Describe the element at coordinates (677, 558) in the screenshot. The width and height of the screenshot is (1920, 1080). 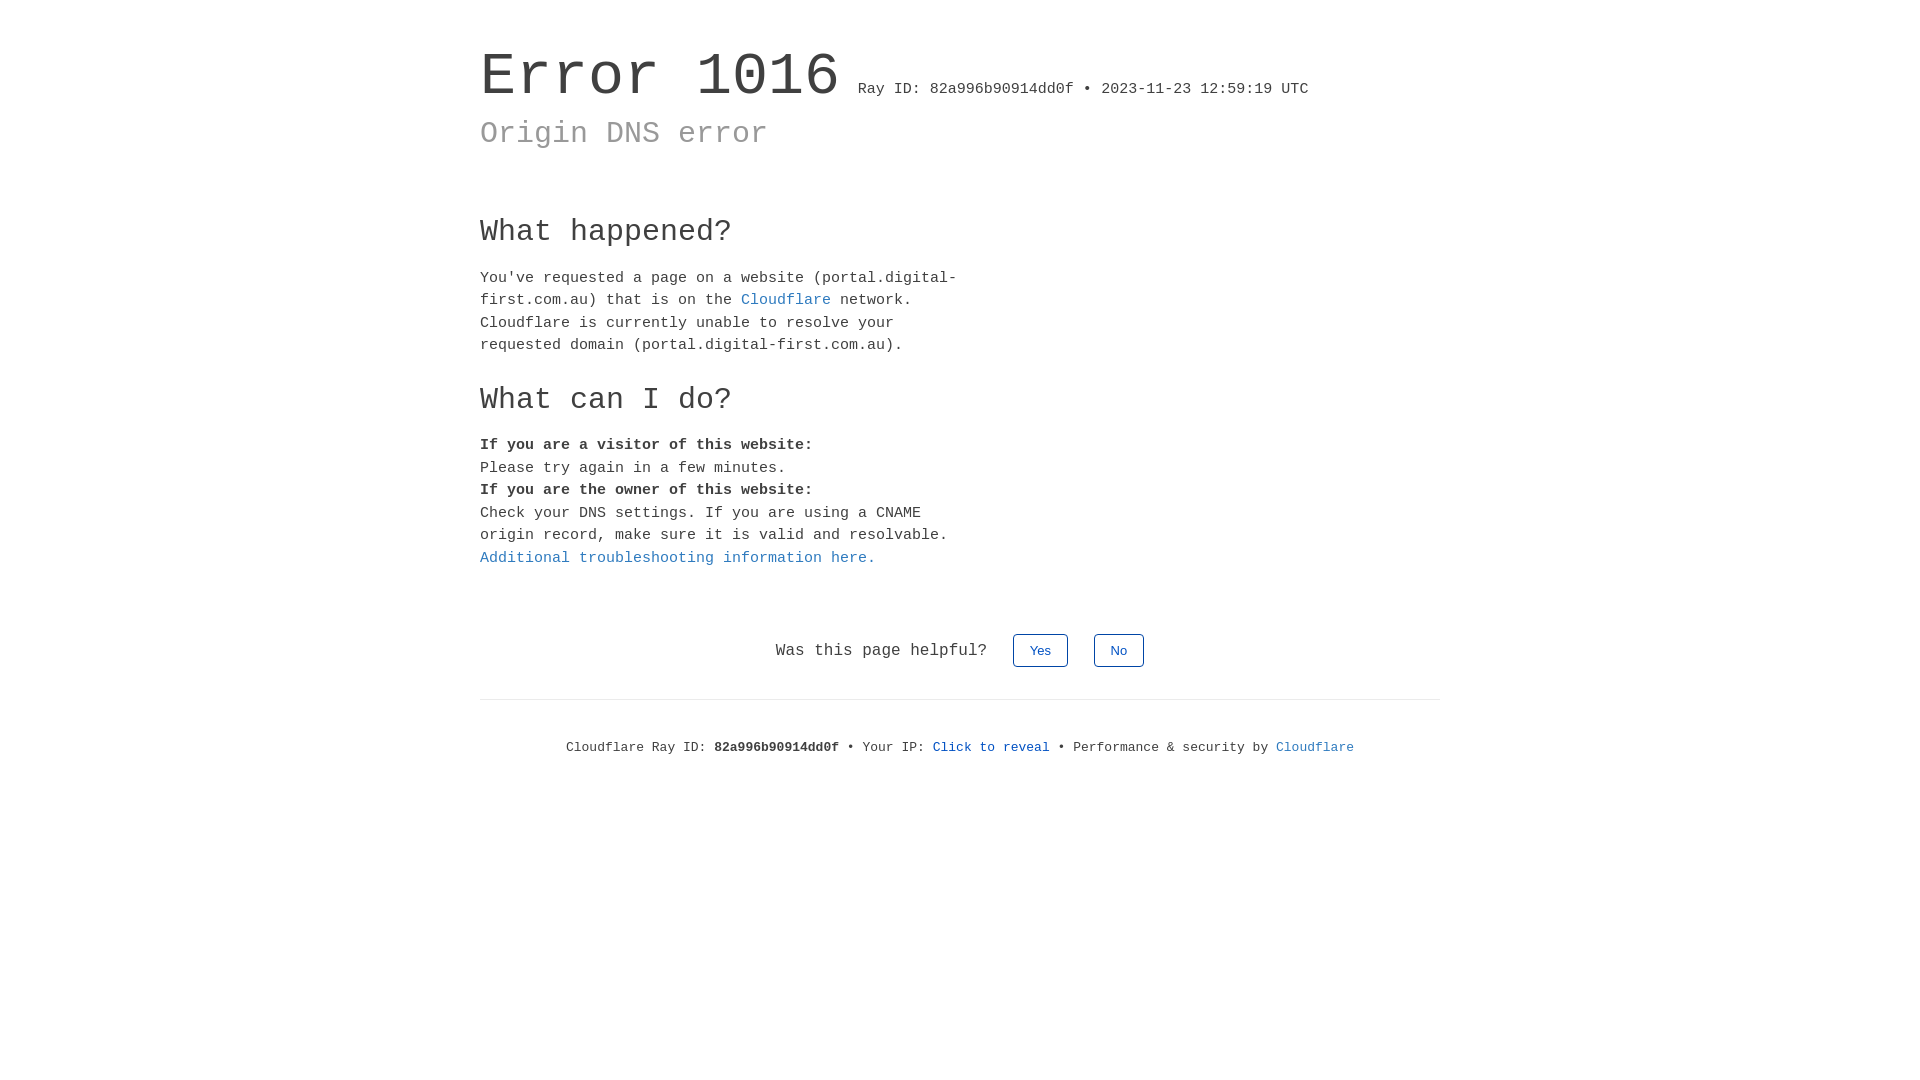
I see `'Additional troubleshooting information here.'` at that location.